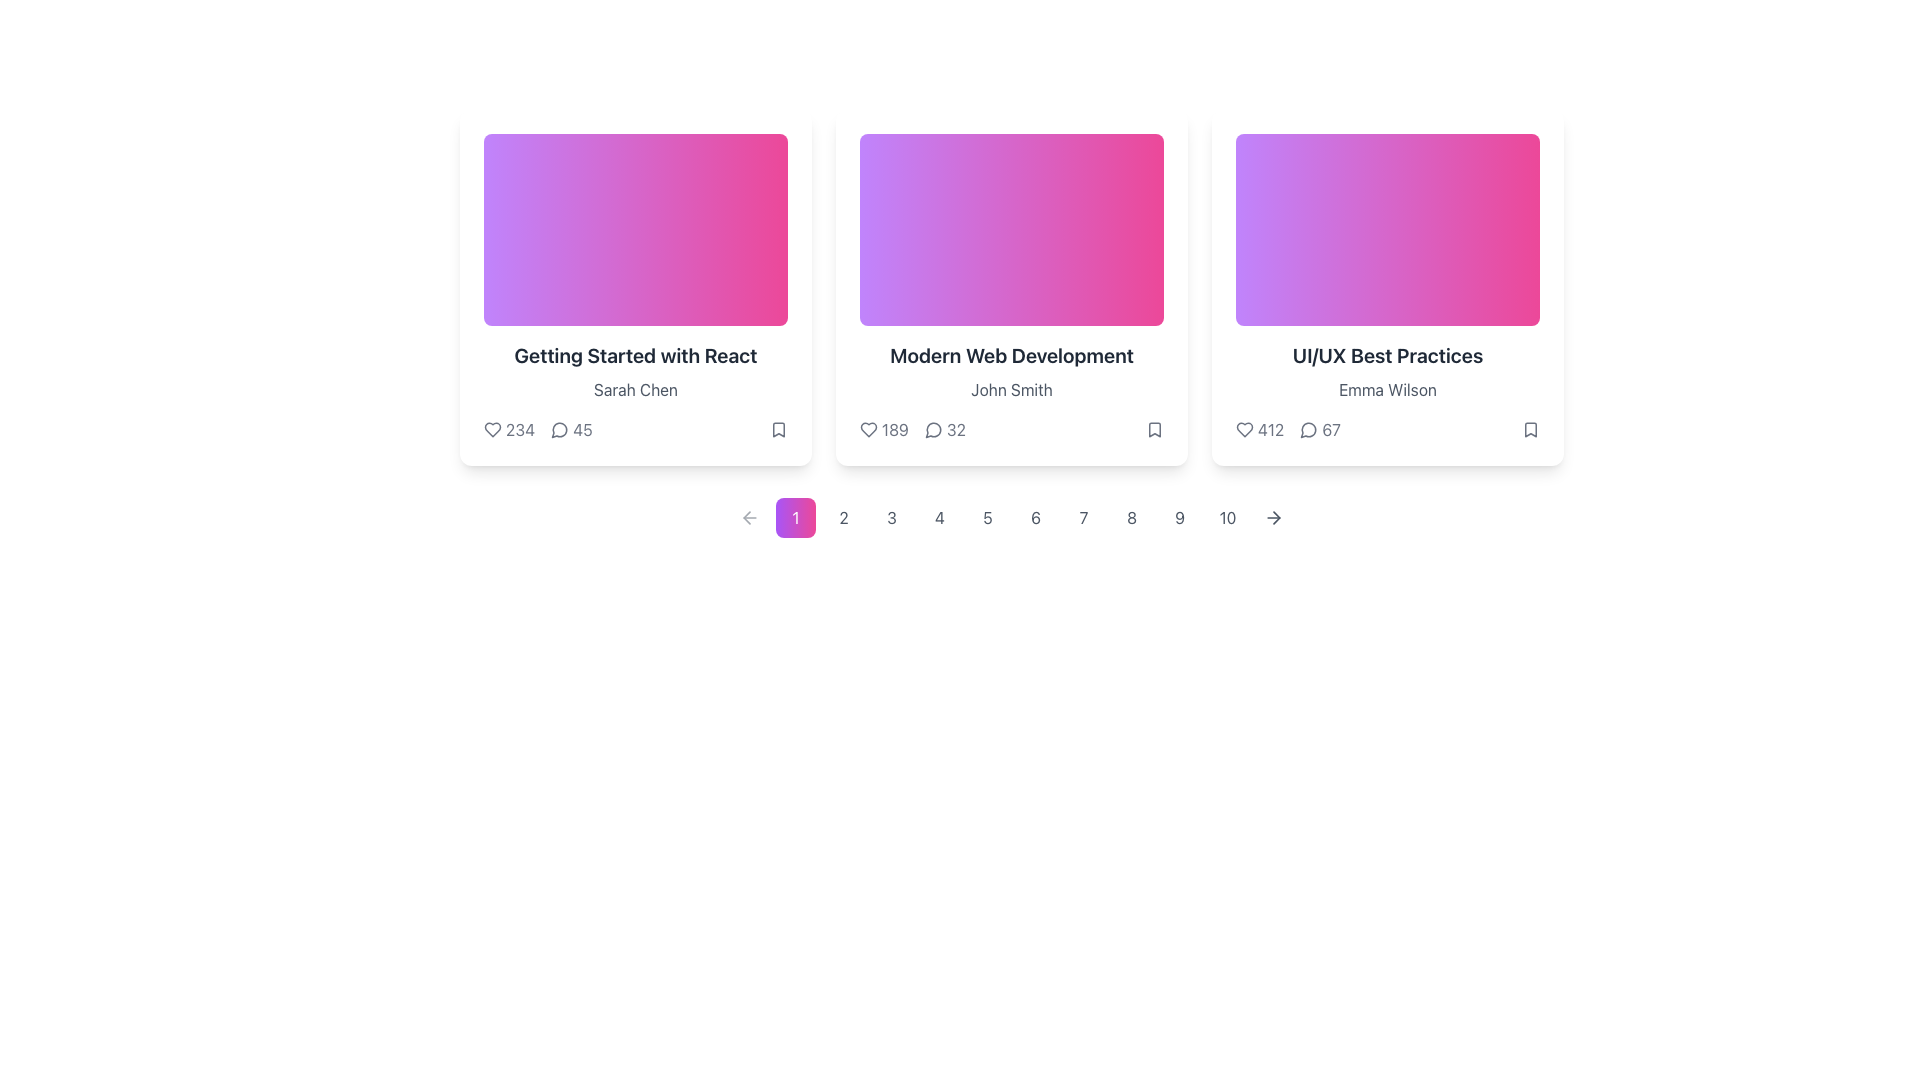 The image size is (1920, 1080). I want to click on the text label displaying 'John Smith', which is located below 'Modern Web Development' and above a row of statistics in the second card of a three-card layout, so click(1012, 389).